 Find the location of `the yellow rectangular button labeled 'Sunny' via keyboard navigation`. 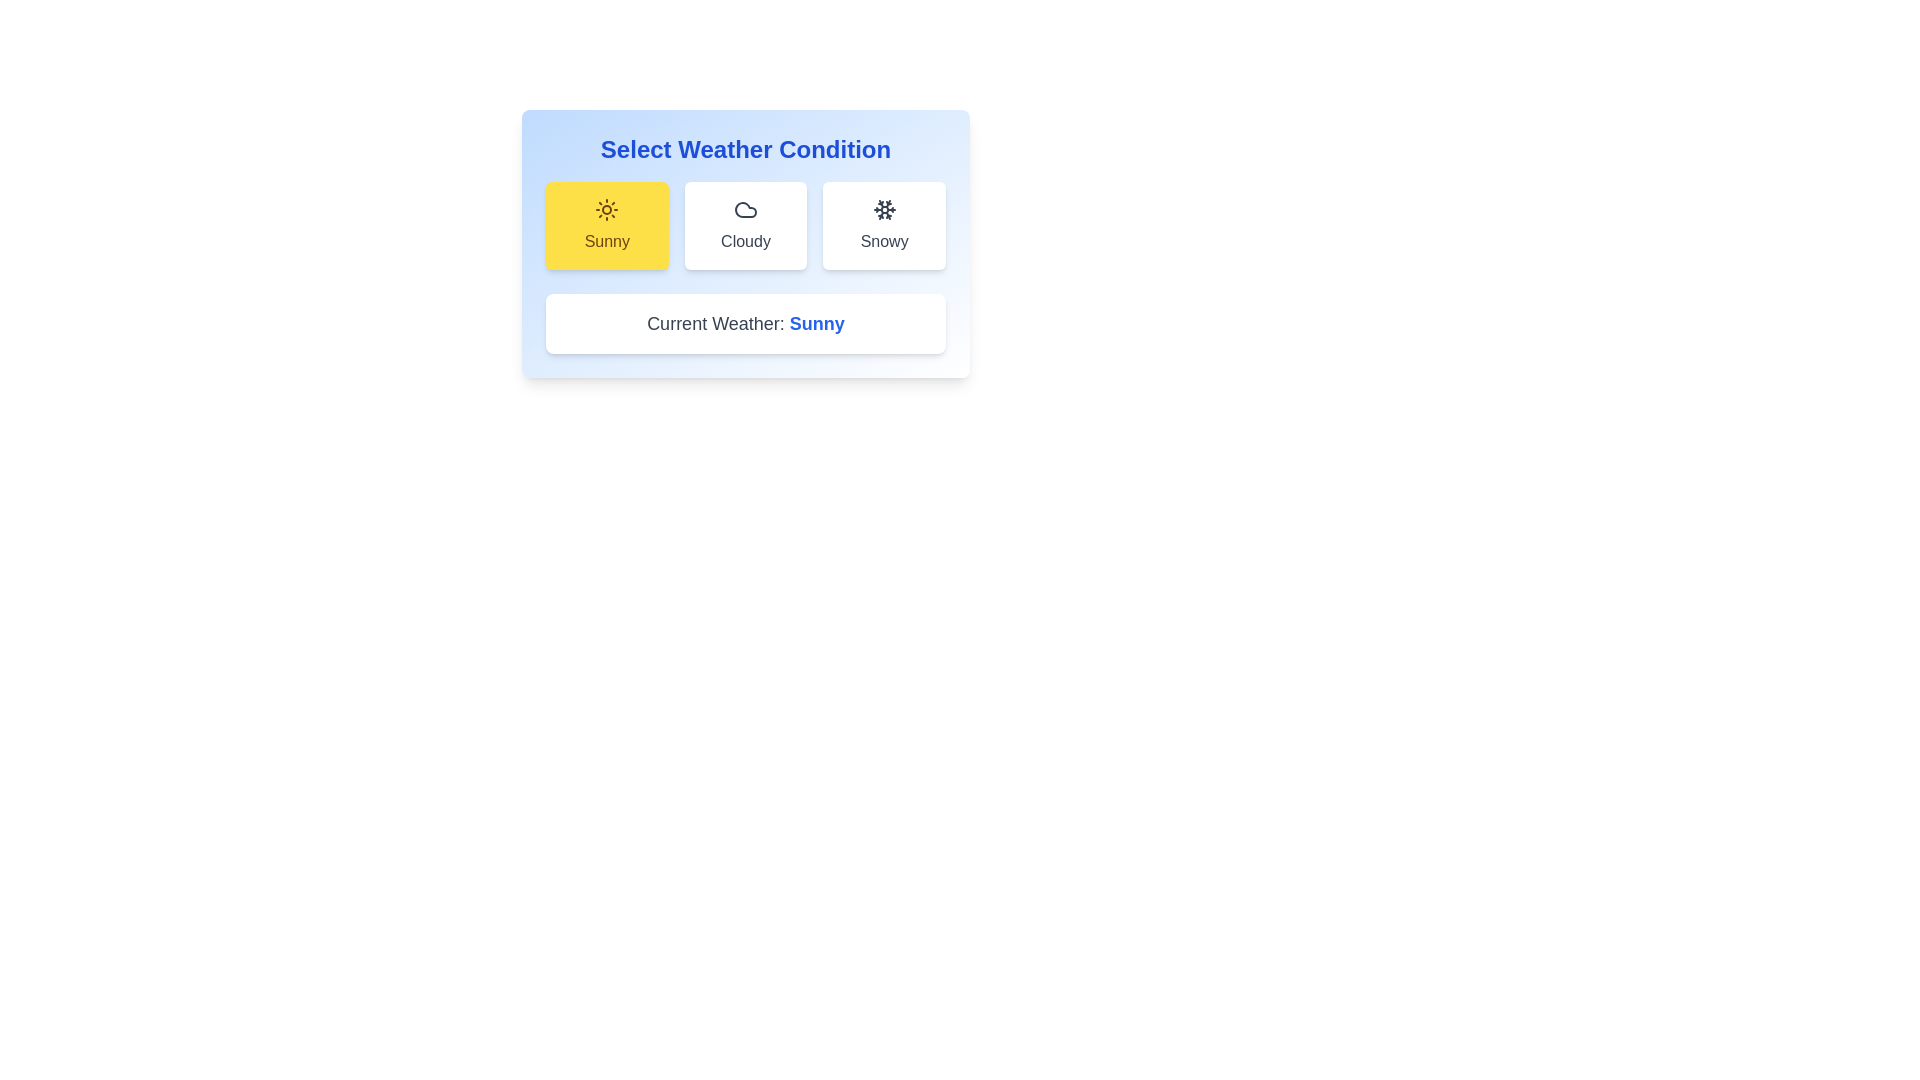

the yellow rectangular button labeled 'Sunny' via keyboard navigation is located at coordinates (606, 225).